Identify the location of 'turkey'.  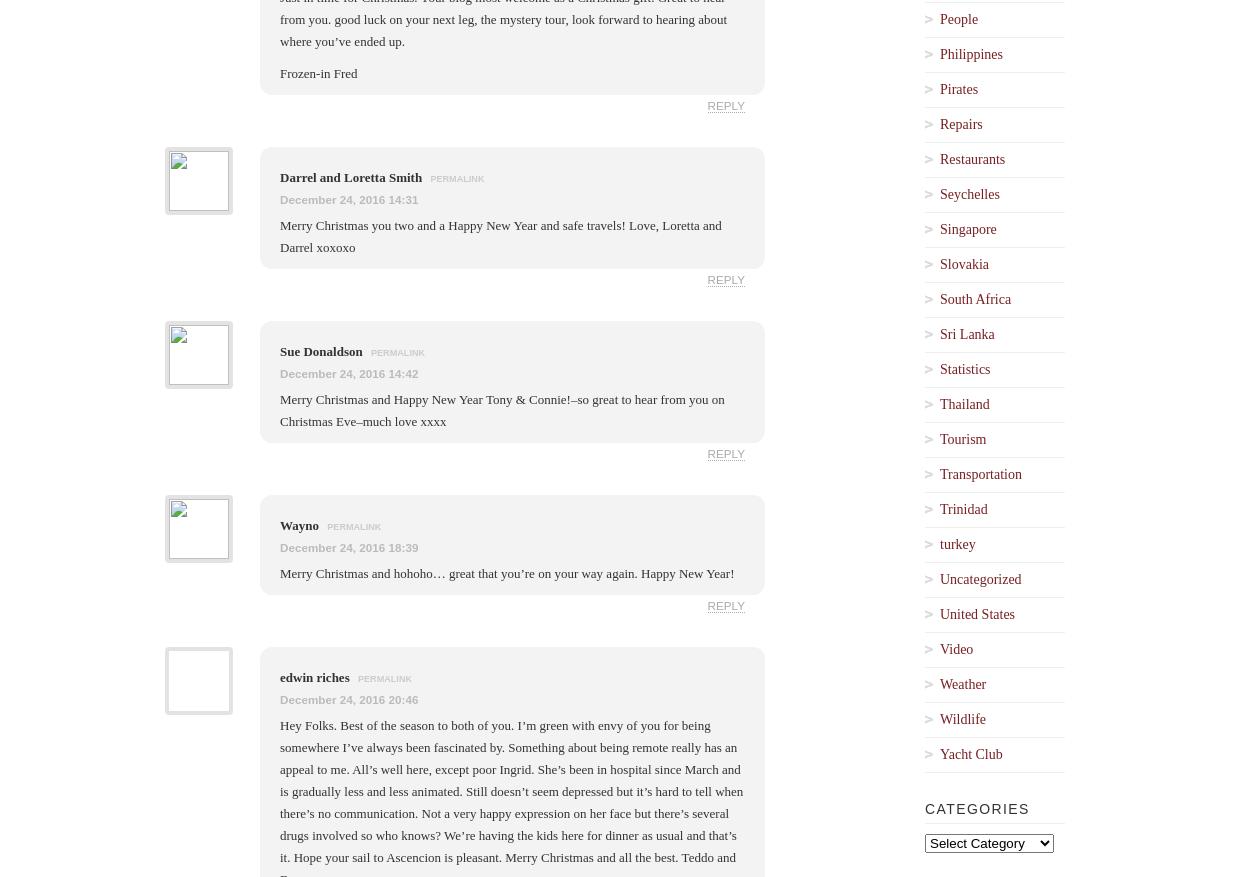
(956, 544).